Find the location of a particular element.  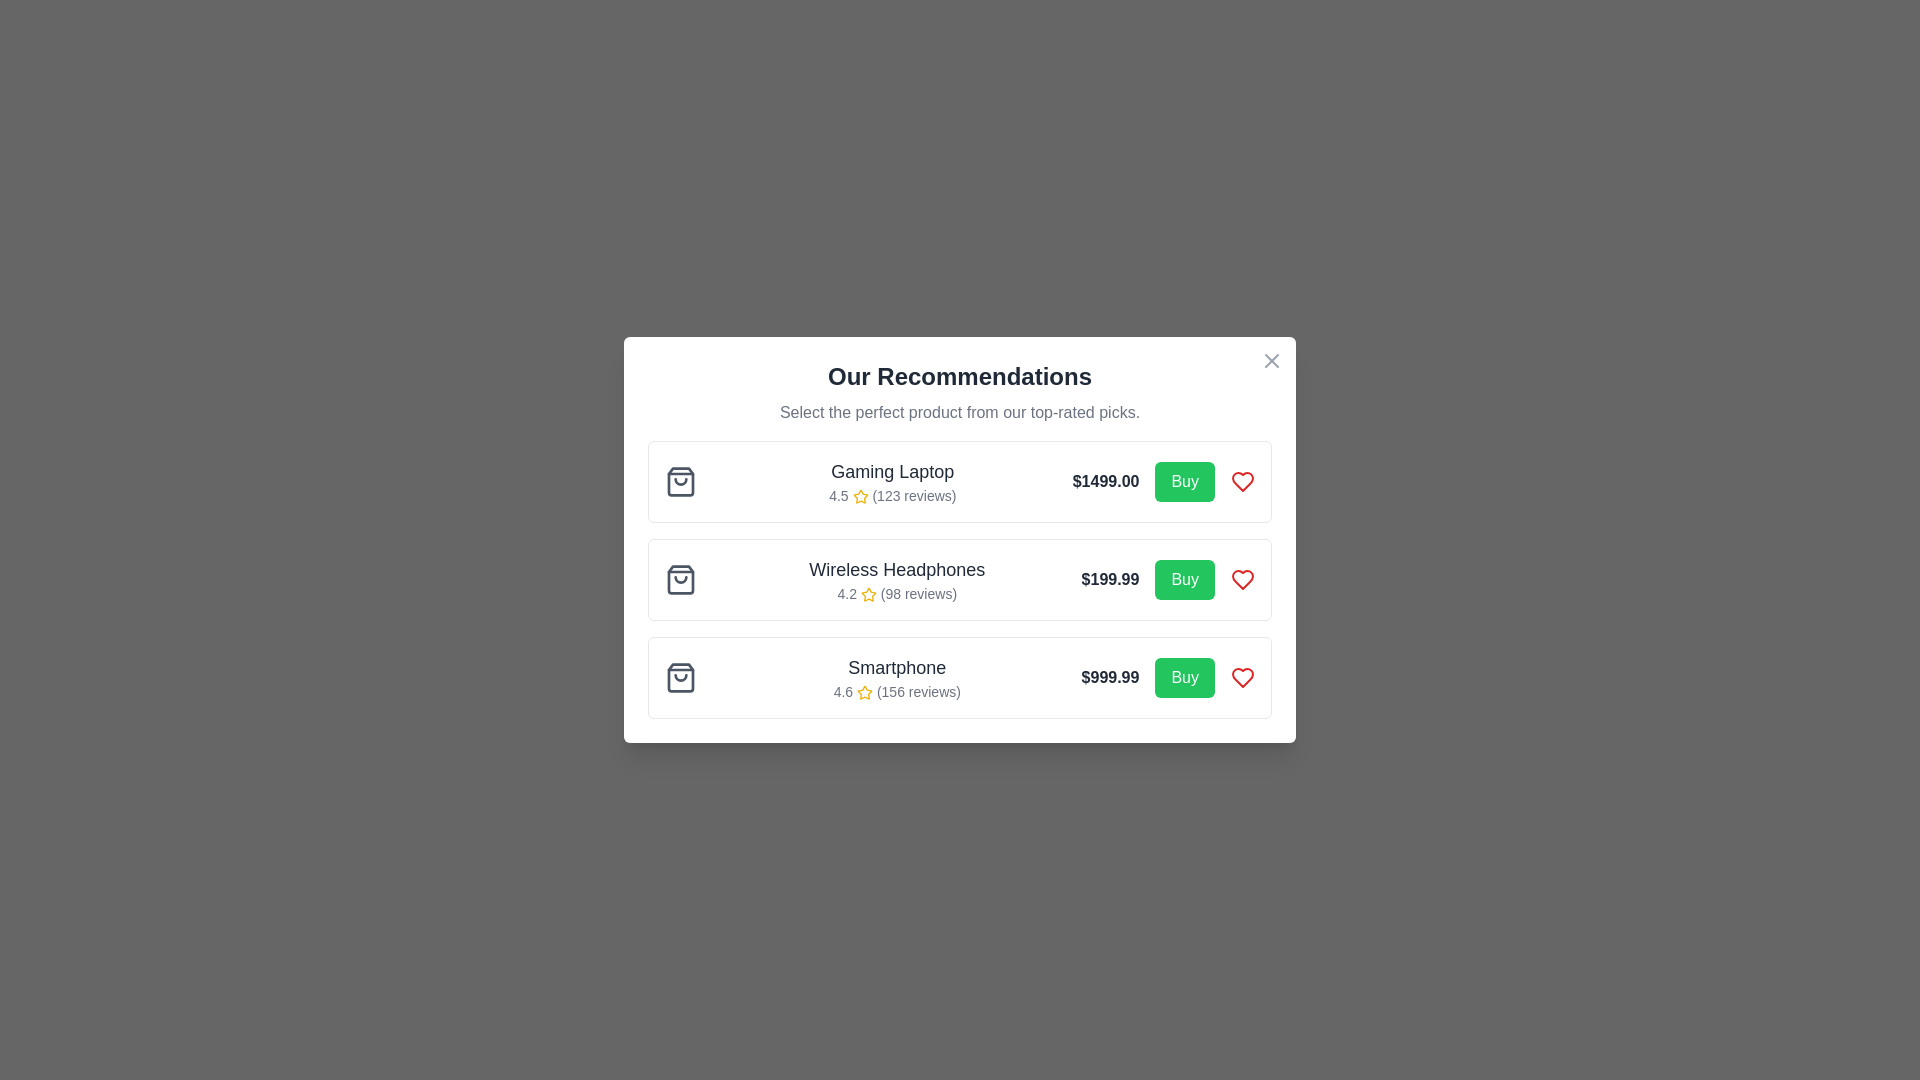

the purchase button for 'Wireless Headphones' to trigger its hover state is located at coordinates (1185, 579).